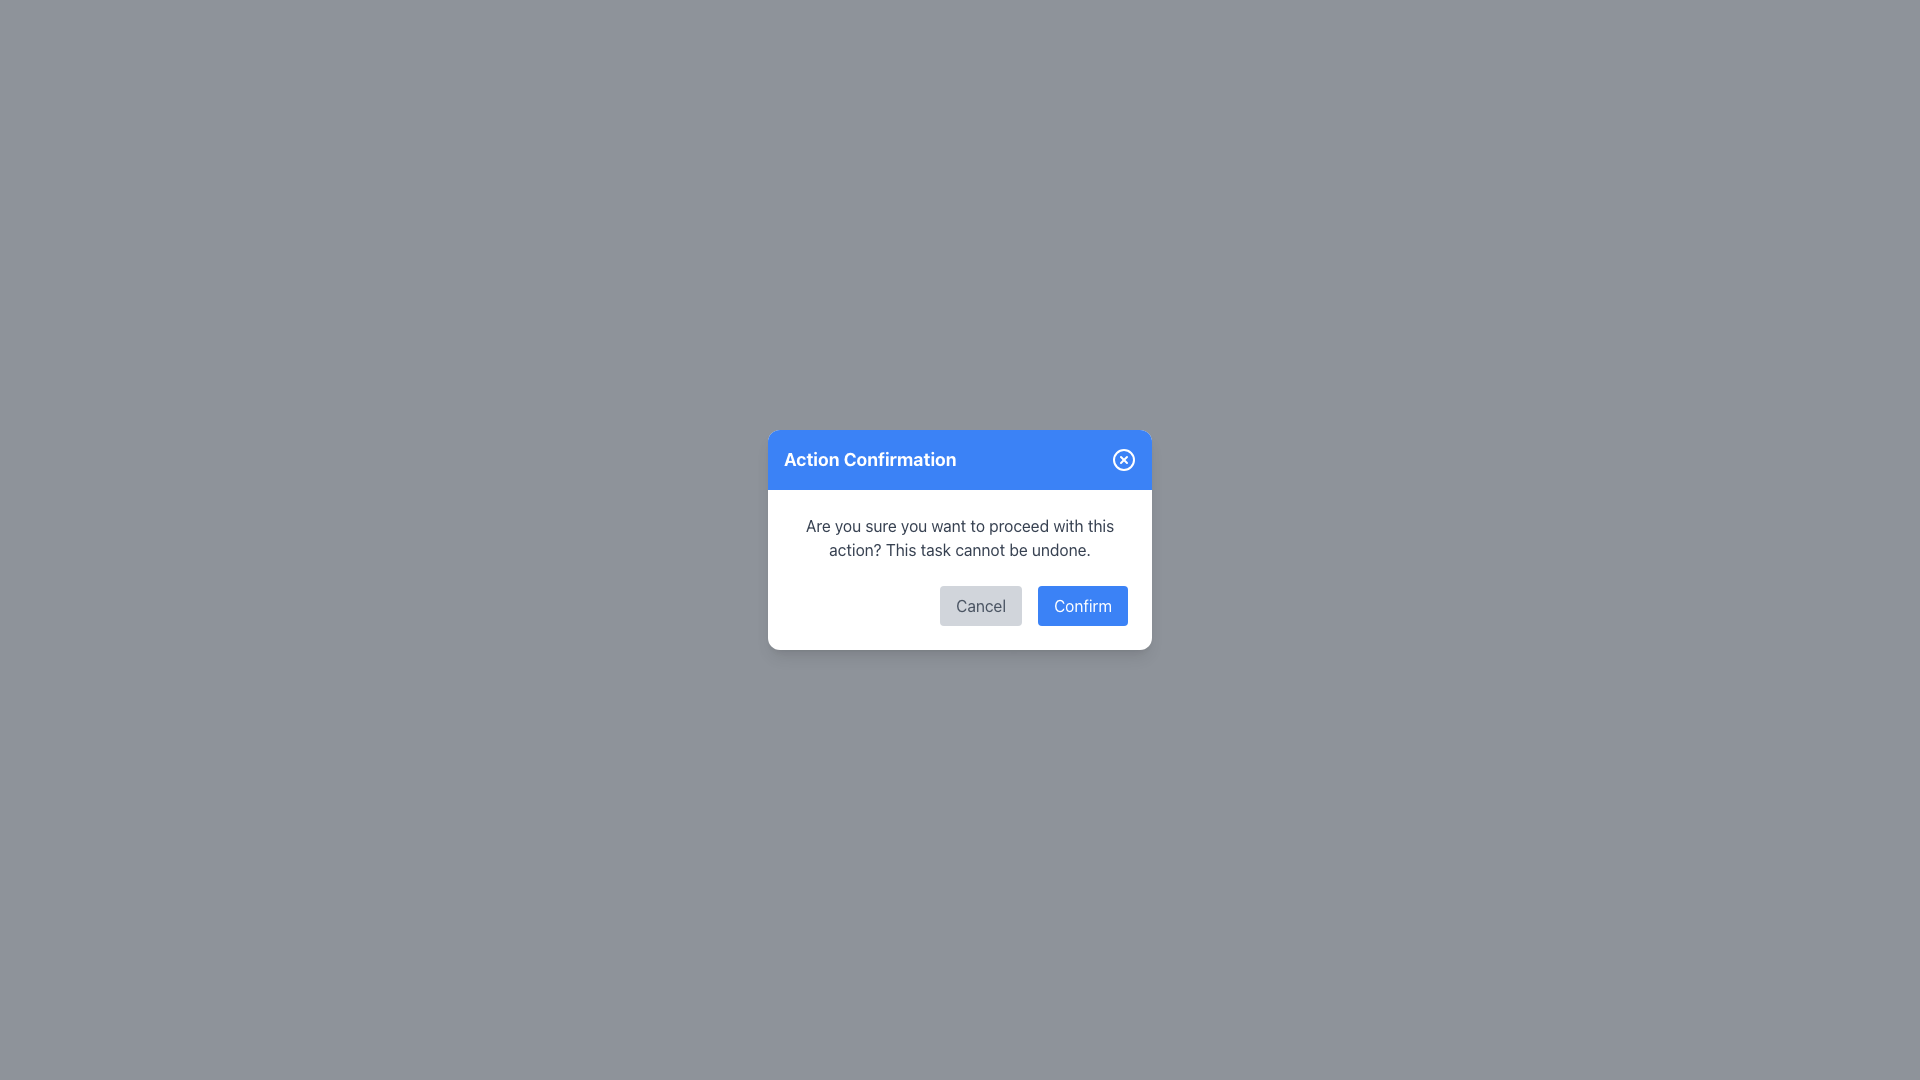 The height and width of the screenshot is (1080, 1920). I want to click on the 'Cancel' button in the Confirmation Box, so click(960, 570).